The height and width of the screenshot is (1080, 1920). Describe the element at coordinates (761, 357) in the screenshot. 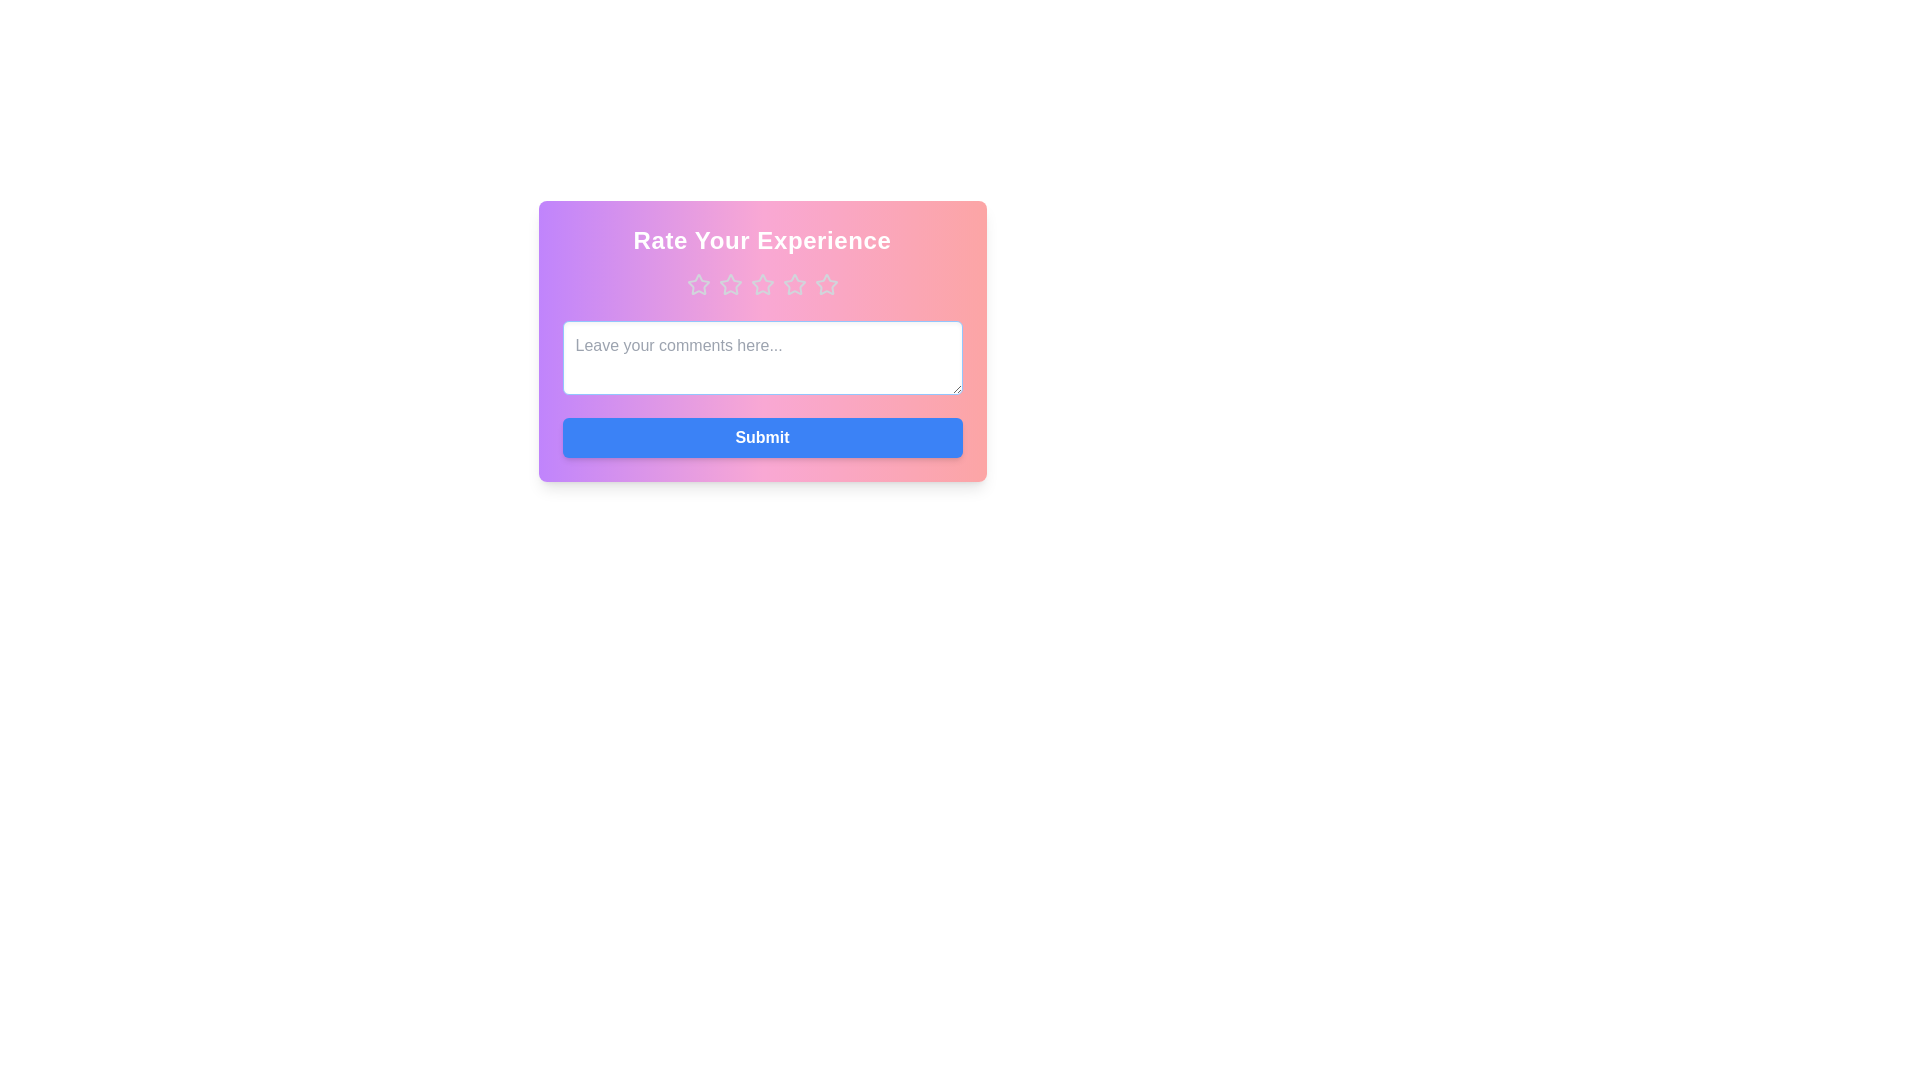

I see `the comment box to focus and type the desired text` at that location.